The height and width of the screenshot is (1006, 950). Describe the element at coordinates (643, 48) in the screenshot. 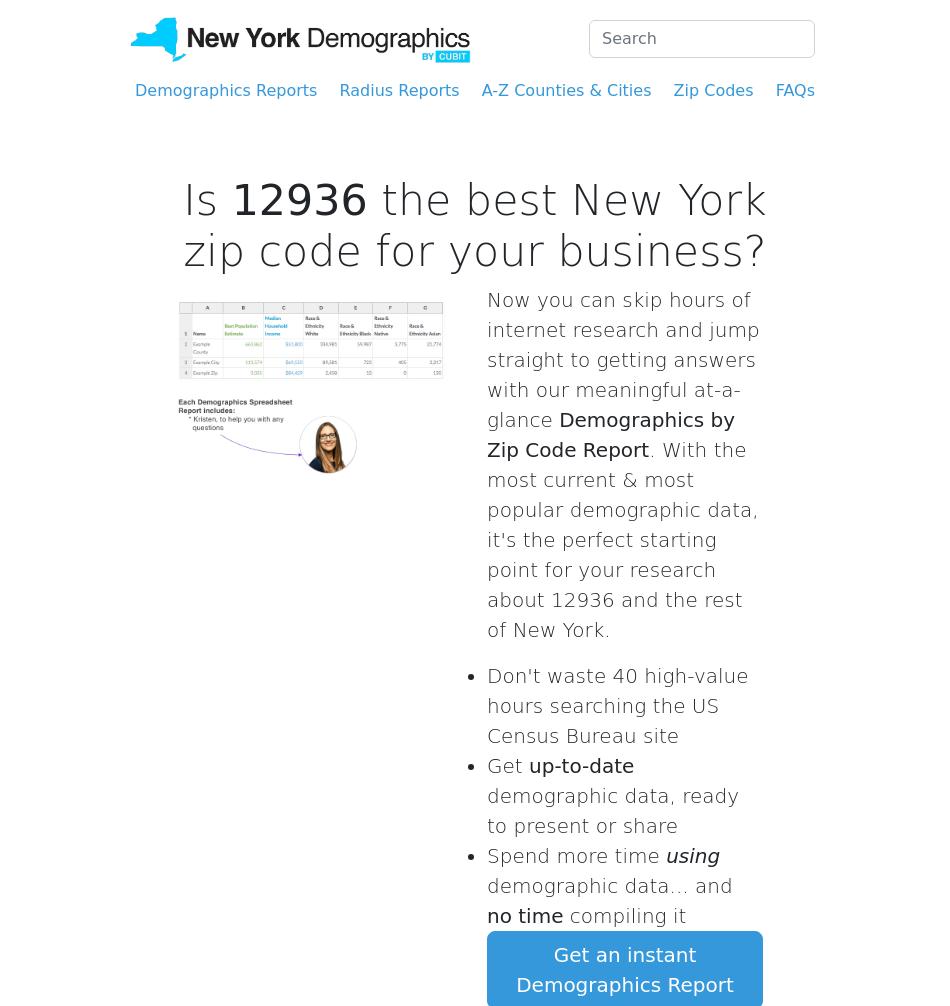

I see `'Median Age'` at that location.